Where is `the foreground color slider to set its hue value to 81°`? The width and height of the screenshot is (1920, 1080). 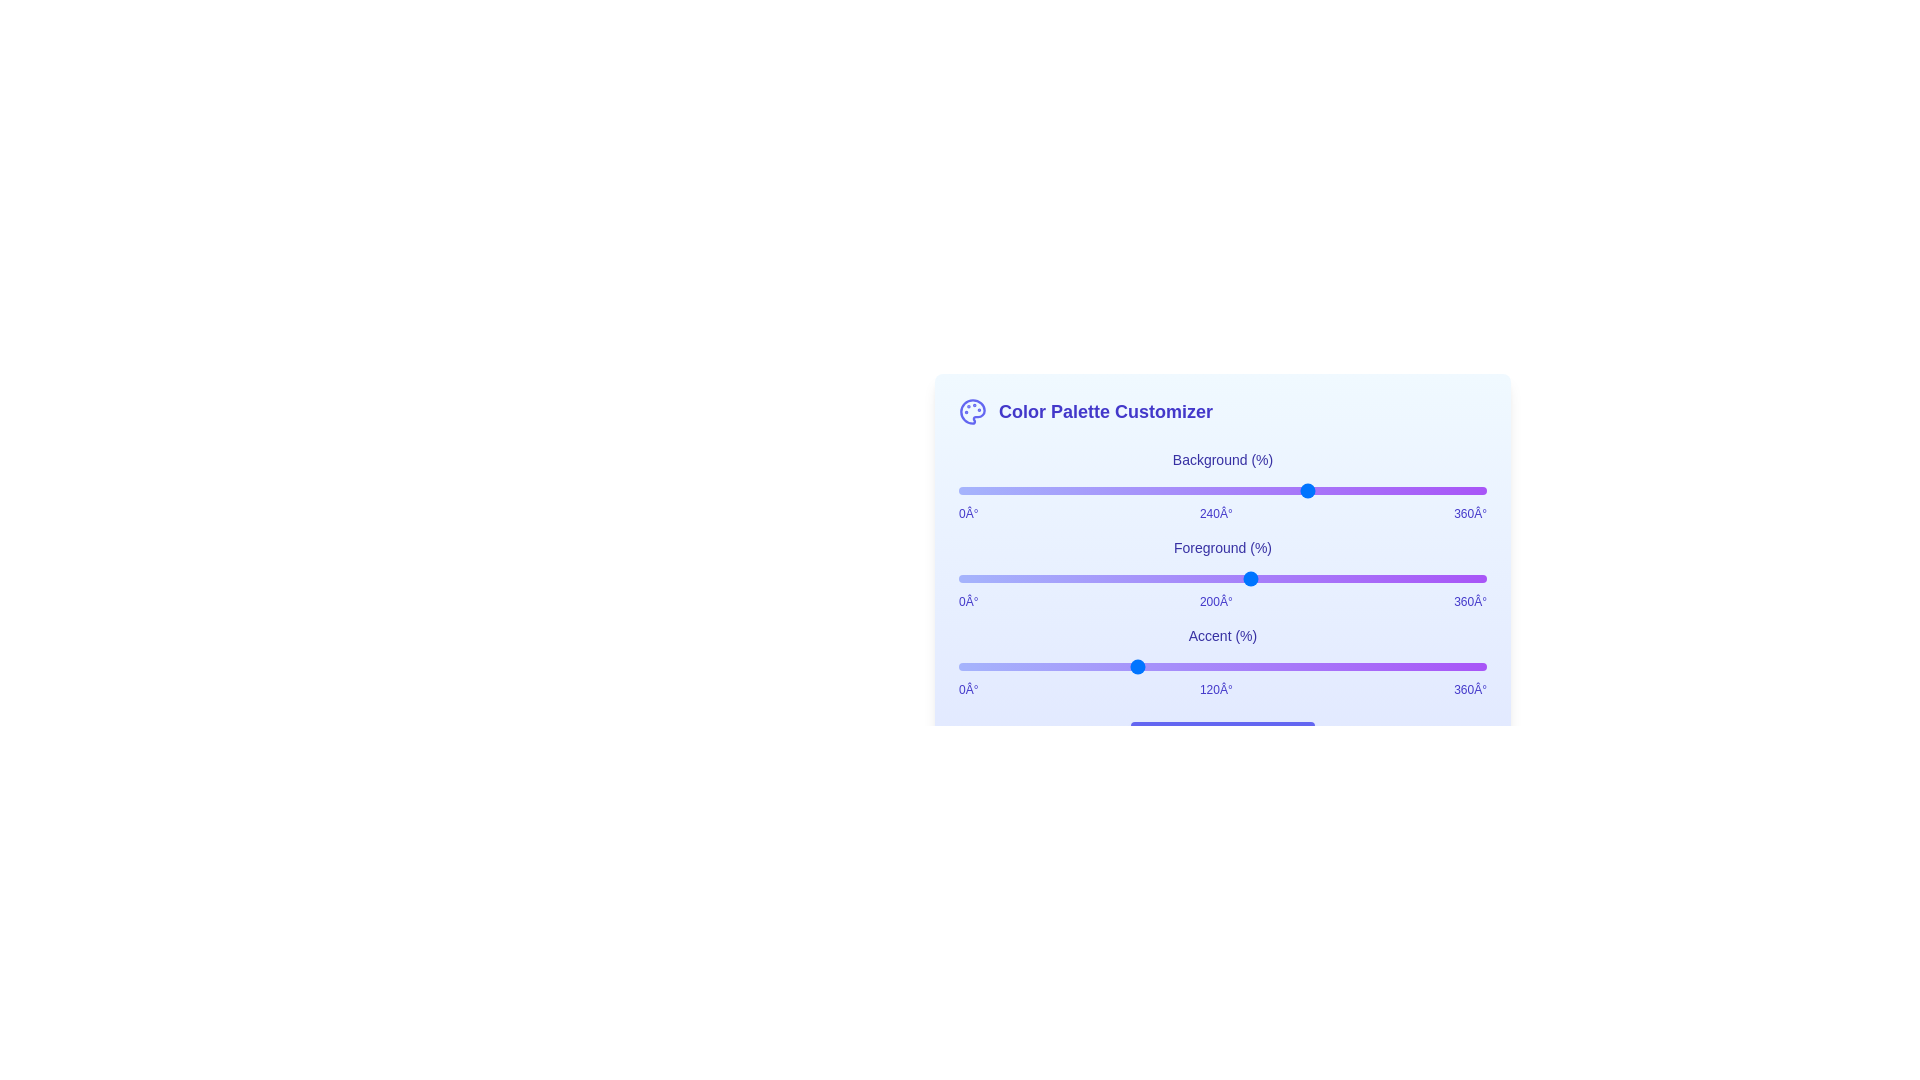 the foreground color slider to set its hue value to 81° is located at coordinates (1076, 578).